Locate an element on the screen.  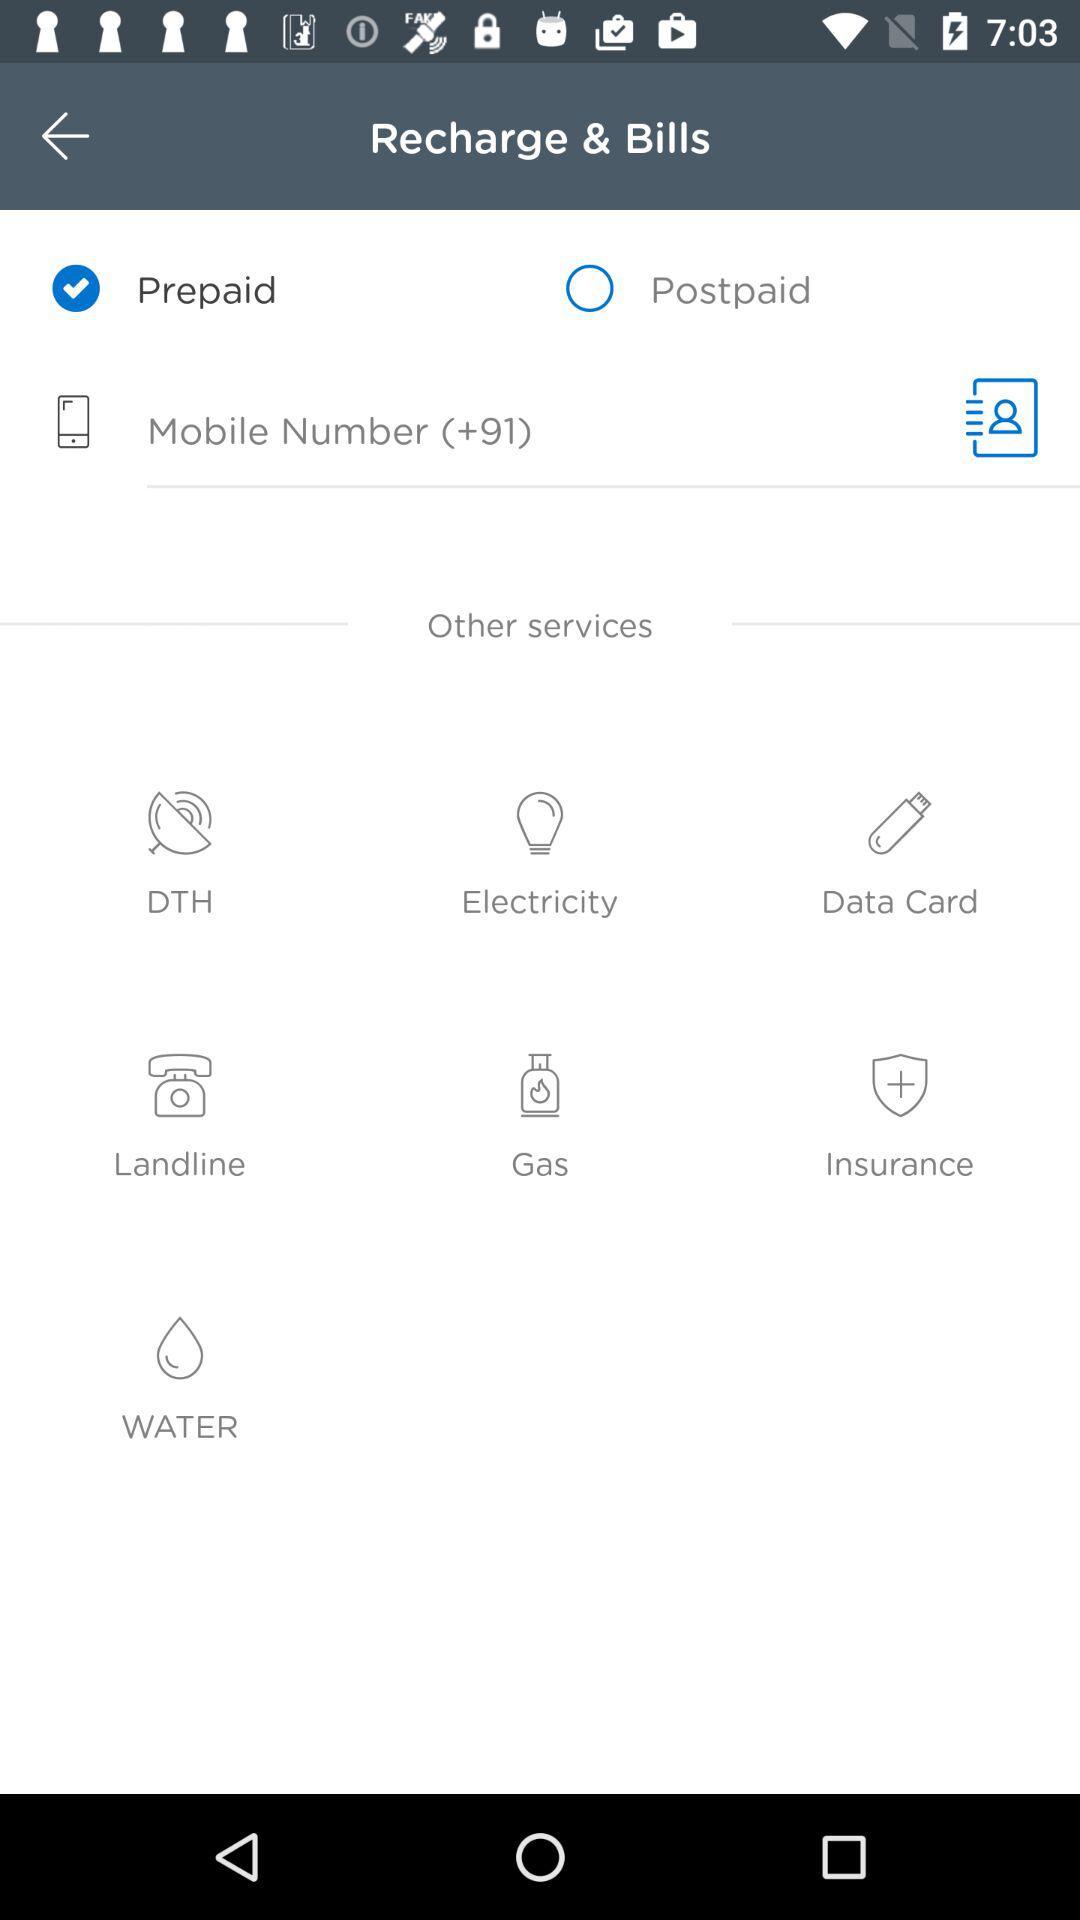
the icon above the landline is located at coordinates (180, 1085).